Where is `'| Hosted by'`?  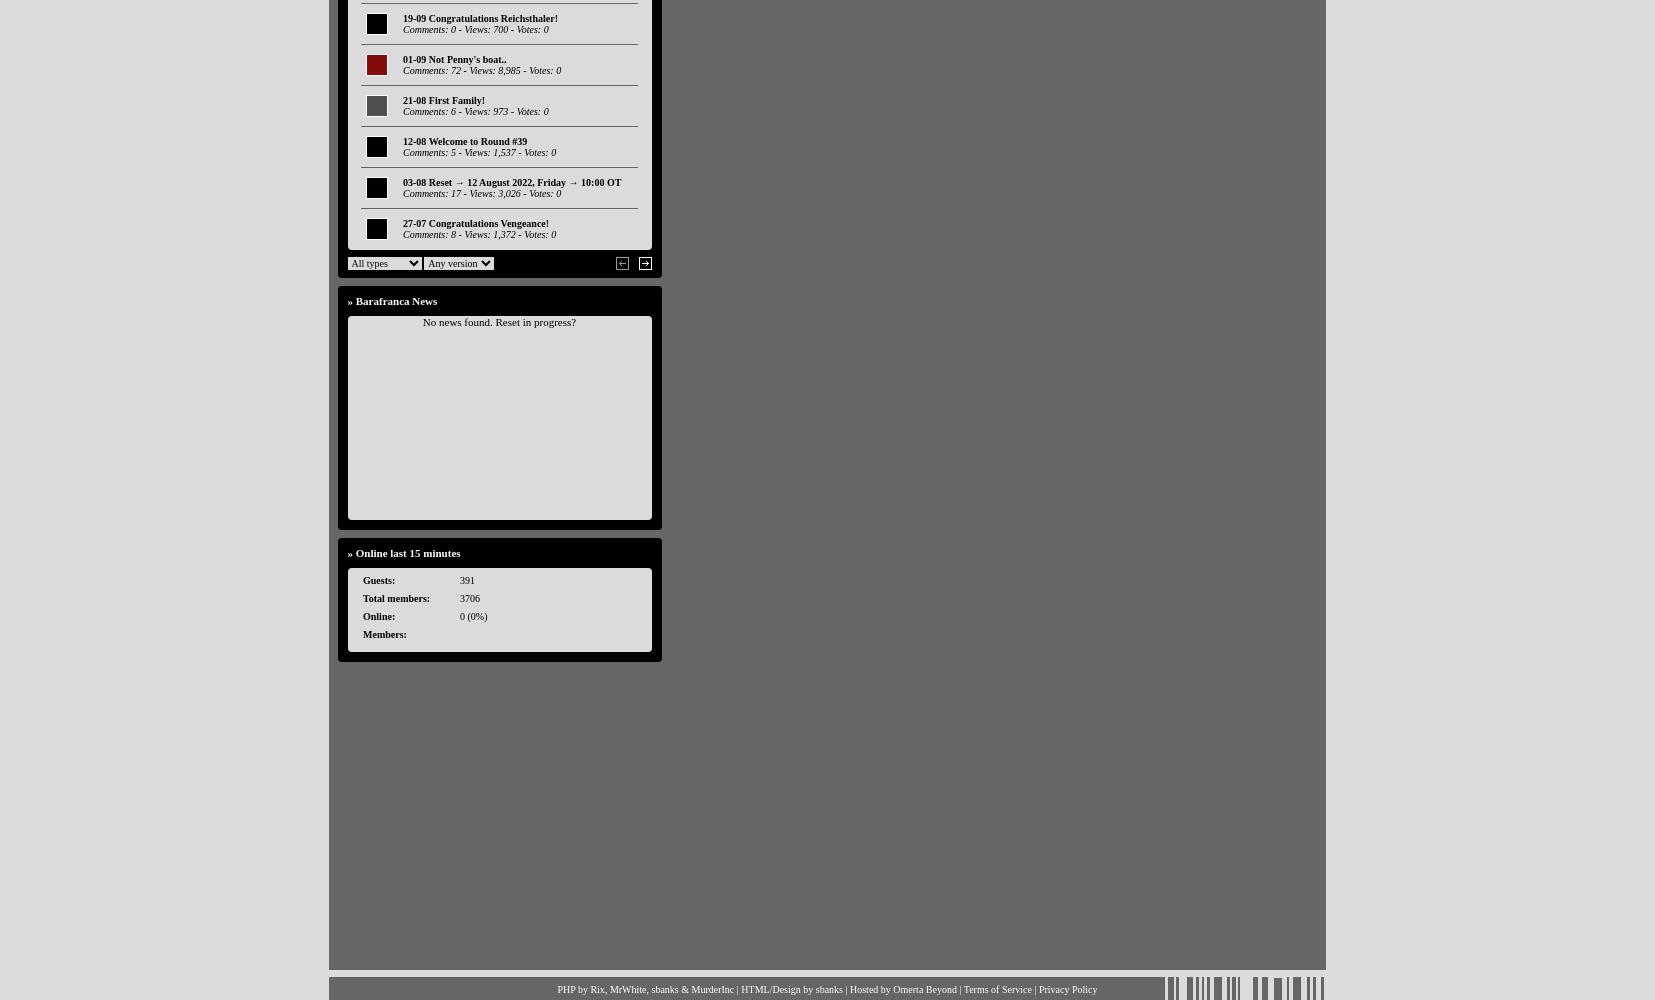 '| Hosted by' is located at coordinates (843, 987).